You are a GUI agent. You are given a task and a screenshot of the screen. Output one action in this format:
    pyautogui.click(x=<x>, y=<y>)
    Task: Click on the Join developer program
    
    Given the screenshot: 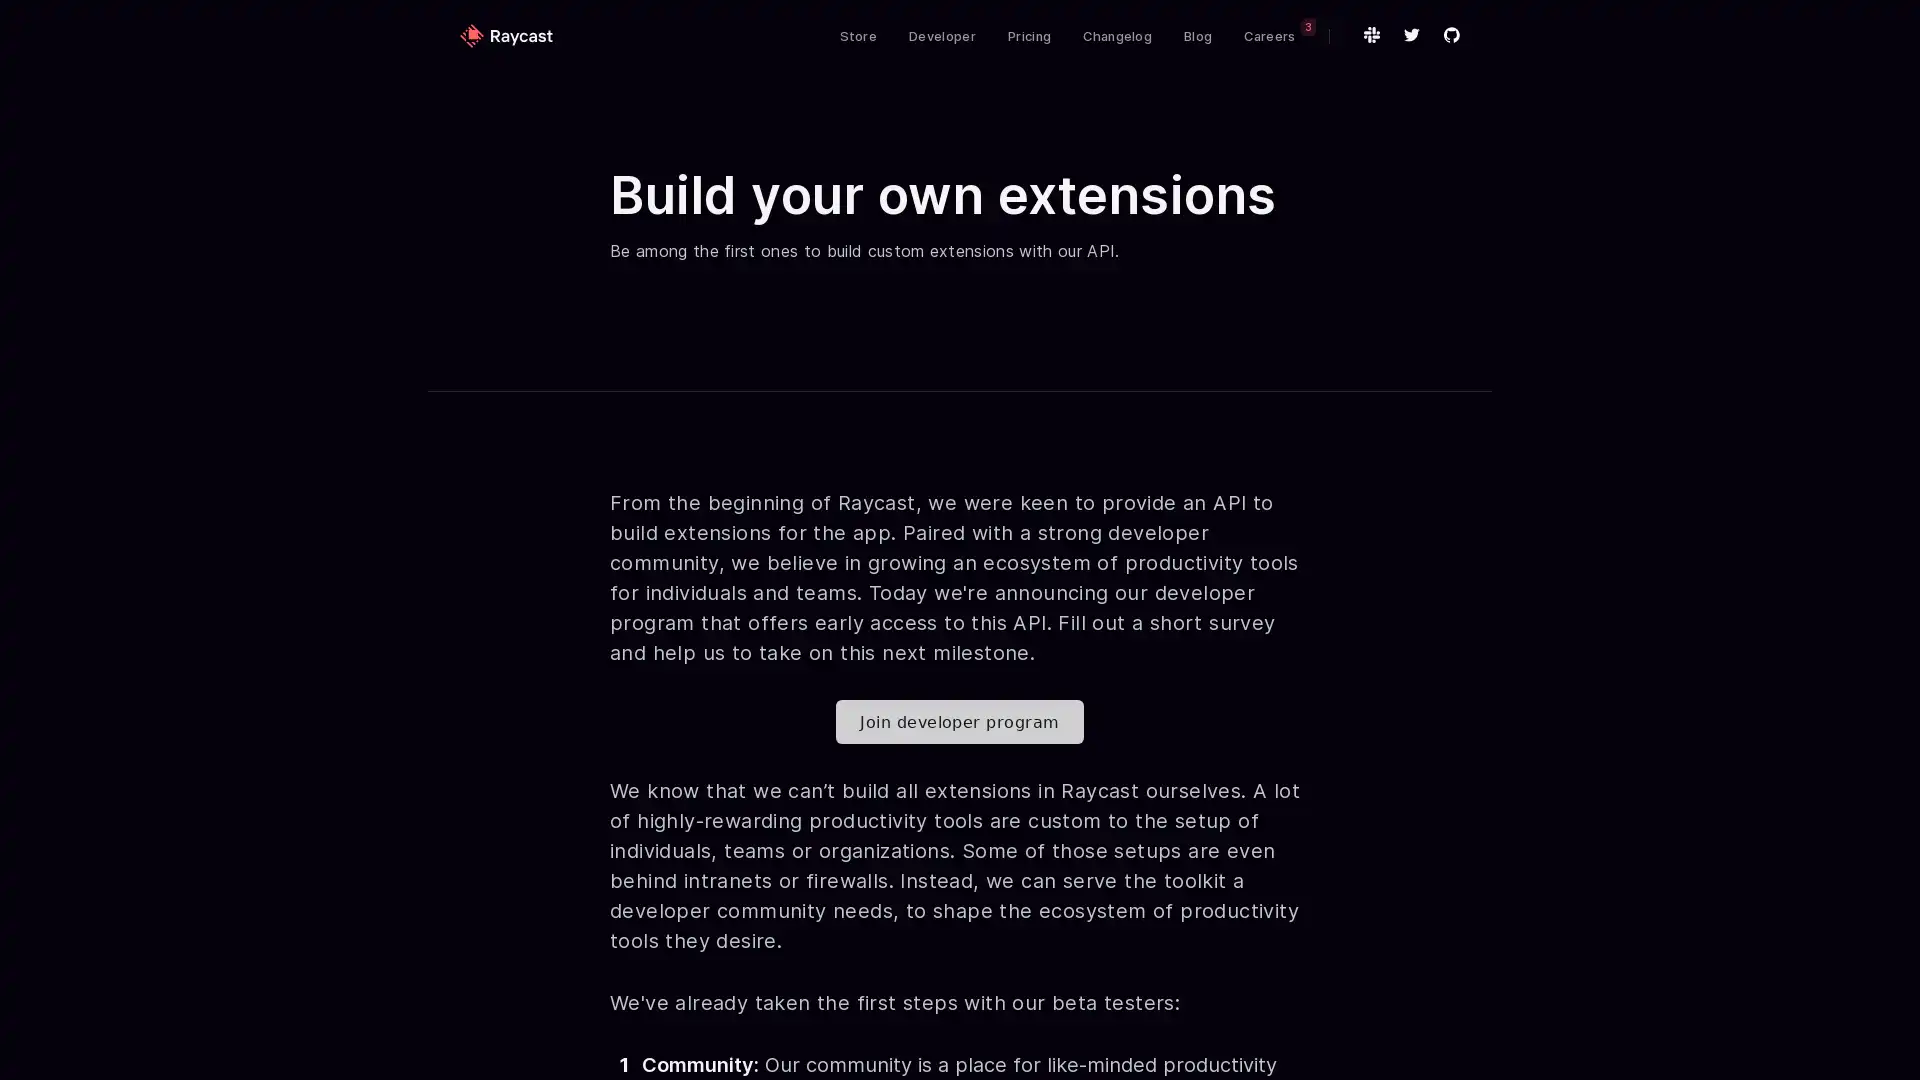 What is the action you would take?
    pyautogui.click(x=958, y=721)
    